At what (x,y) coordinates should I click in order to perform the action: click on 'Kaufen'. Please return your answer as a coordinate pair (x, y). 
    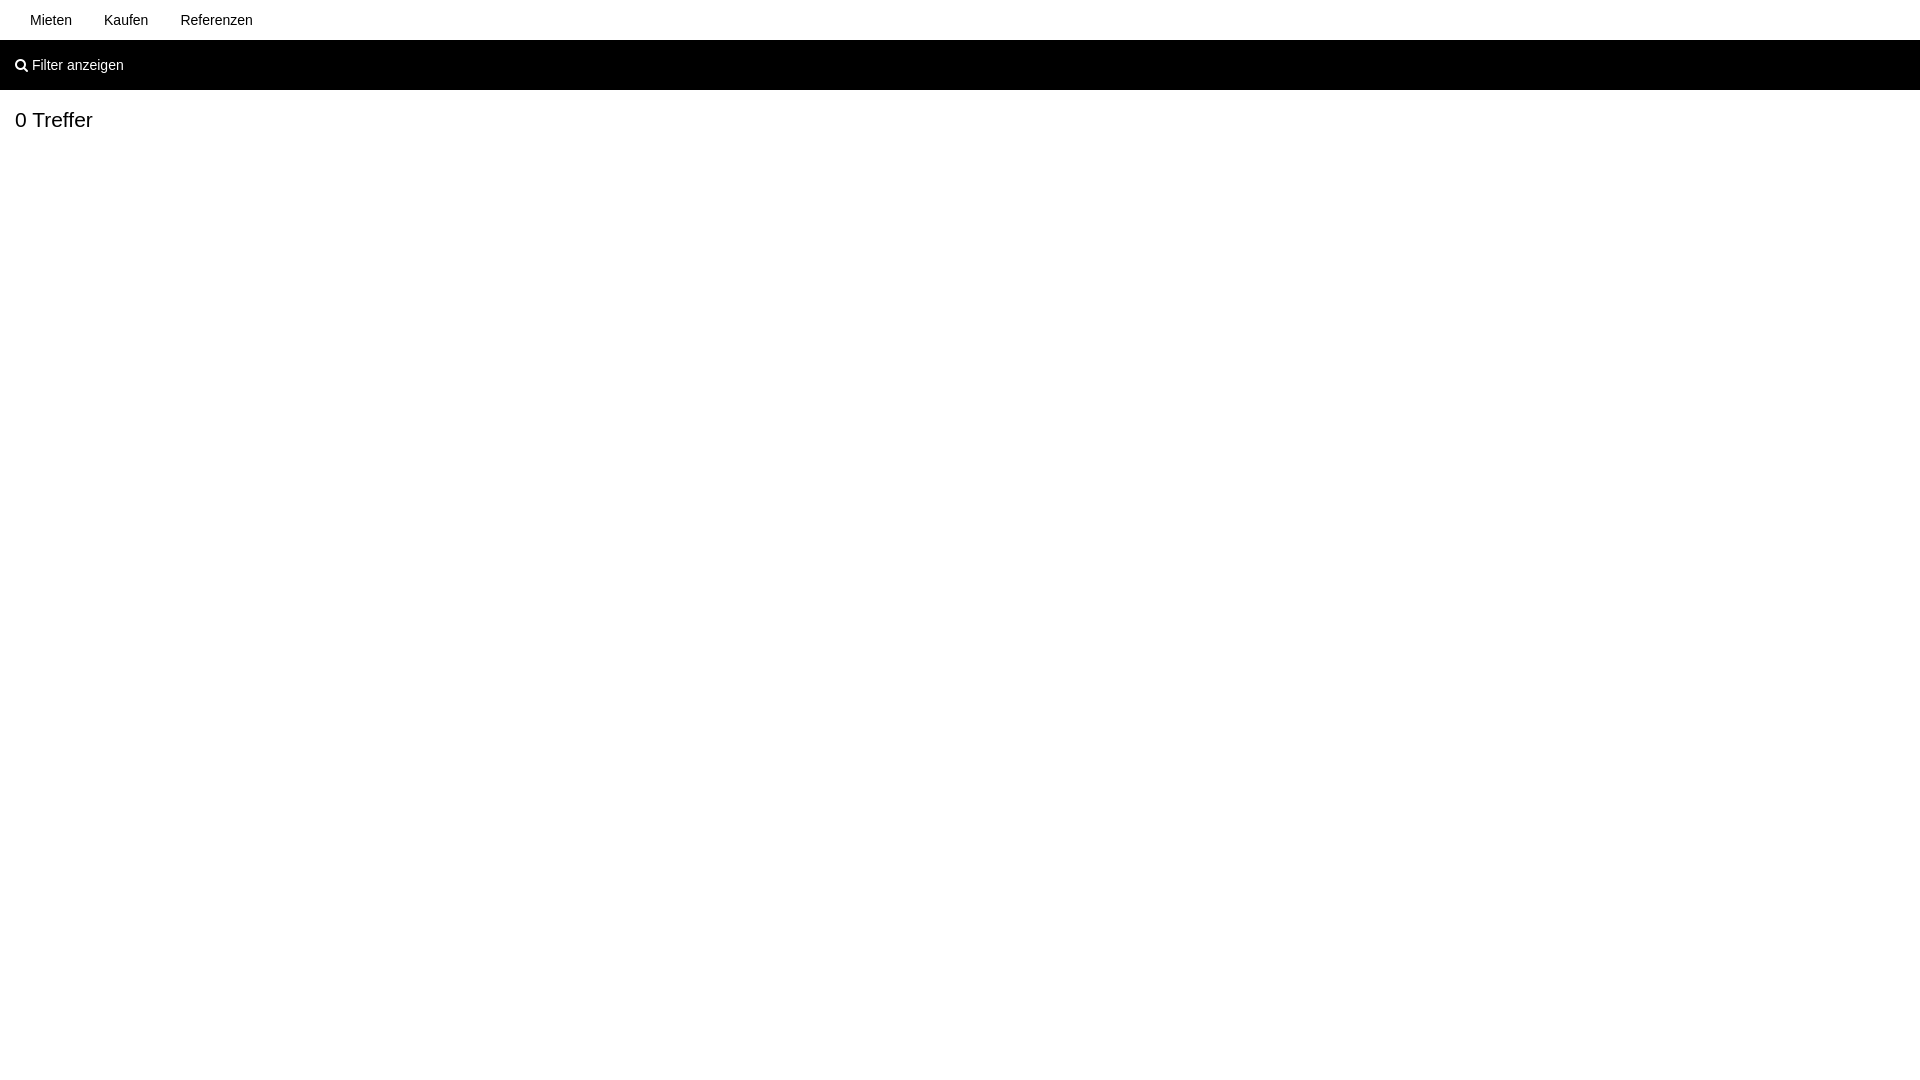
    Looking at the image, I should click on (124, 19).